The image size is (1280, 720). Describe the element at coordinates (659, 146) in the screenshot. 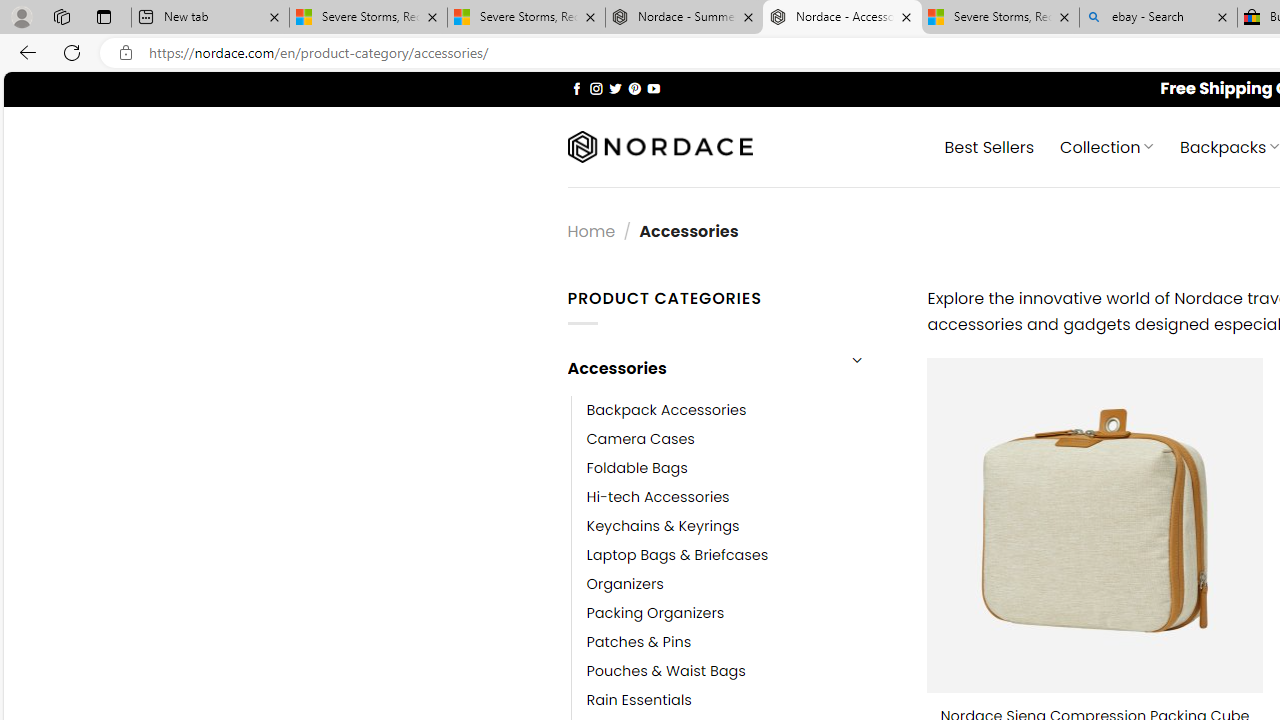

I see `'Nordace'` at that location.